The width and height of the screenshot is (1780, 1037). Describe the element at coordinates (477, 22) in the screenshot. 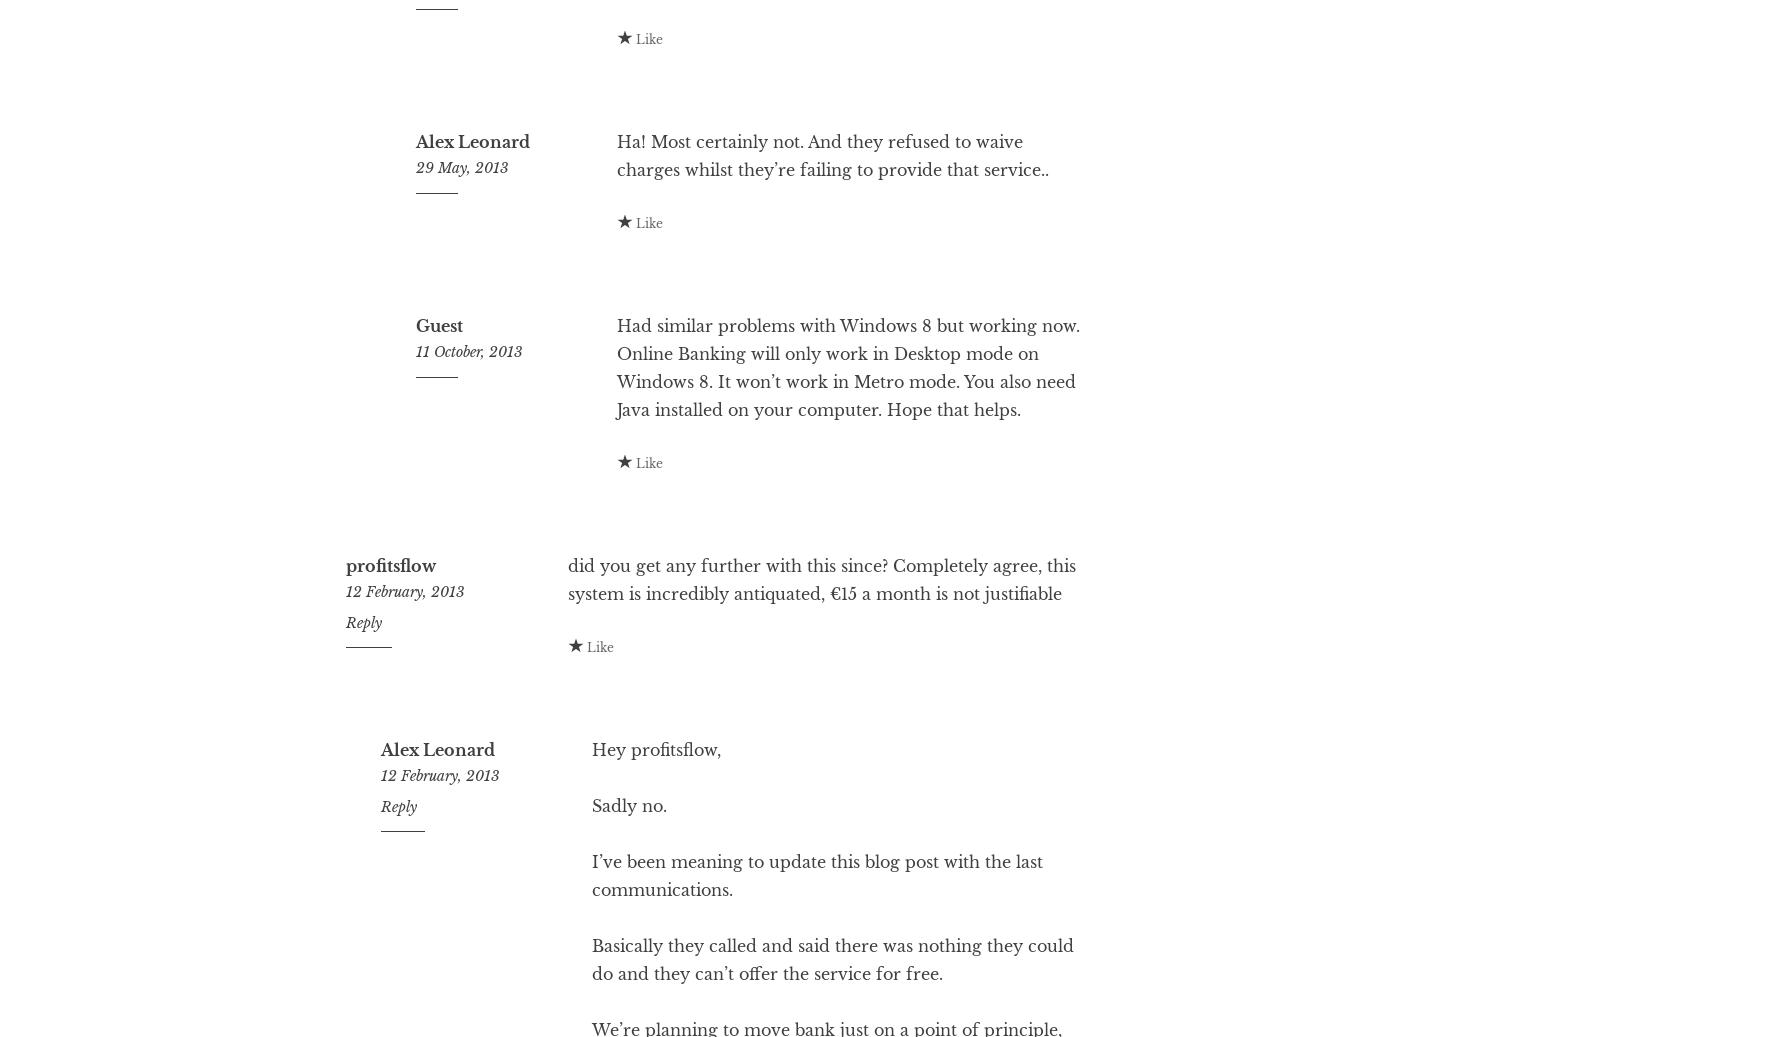

I see `'Gerard Martin Duffy'` at that location.